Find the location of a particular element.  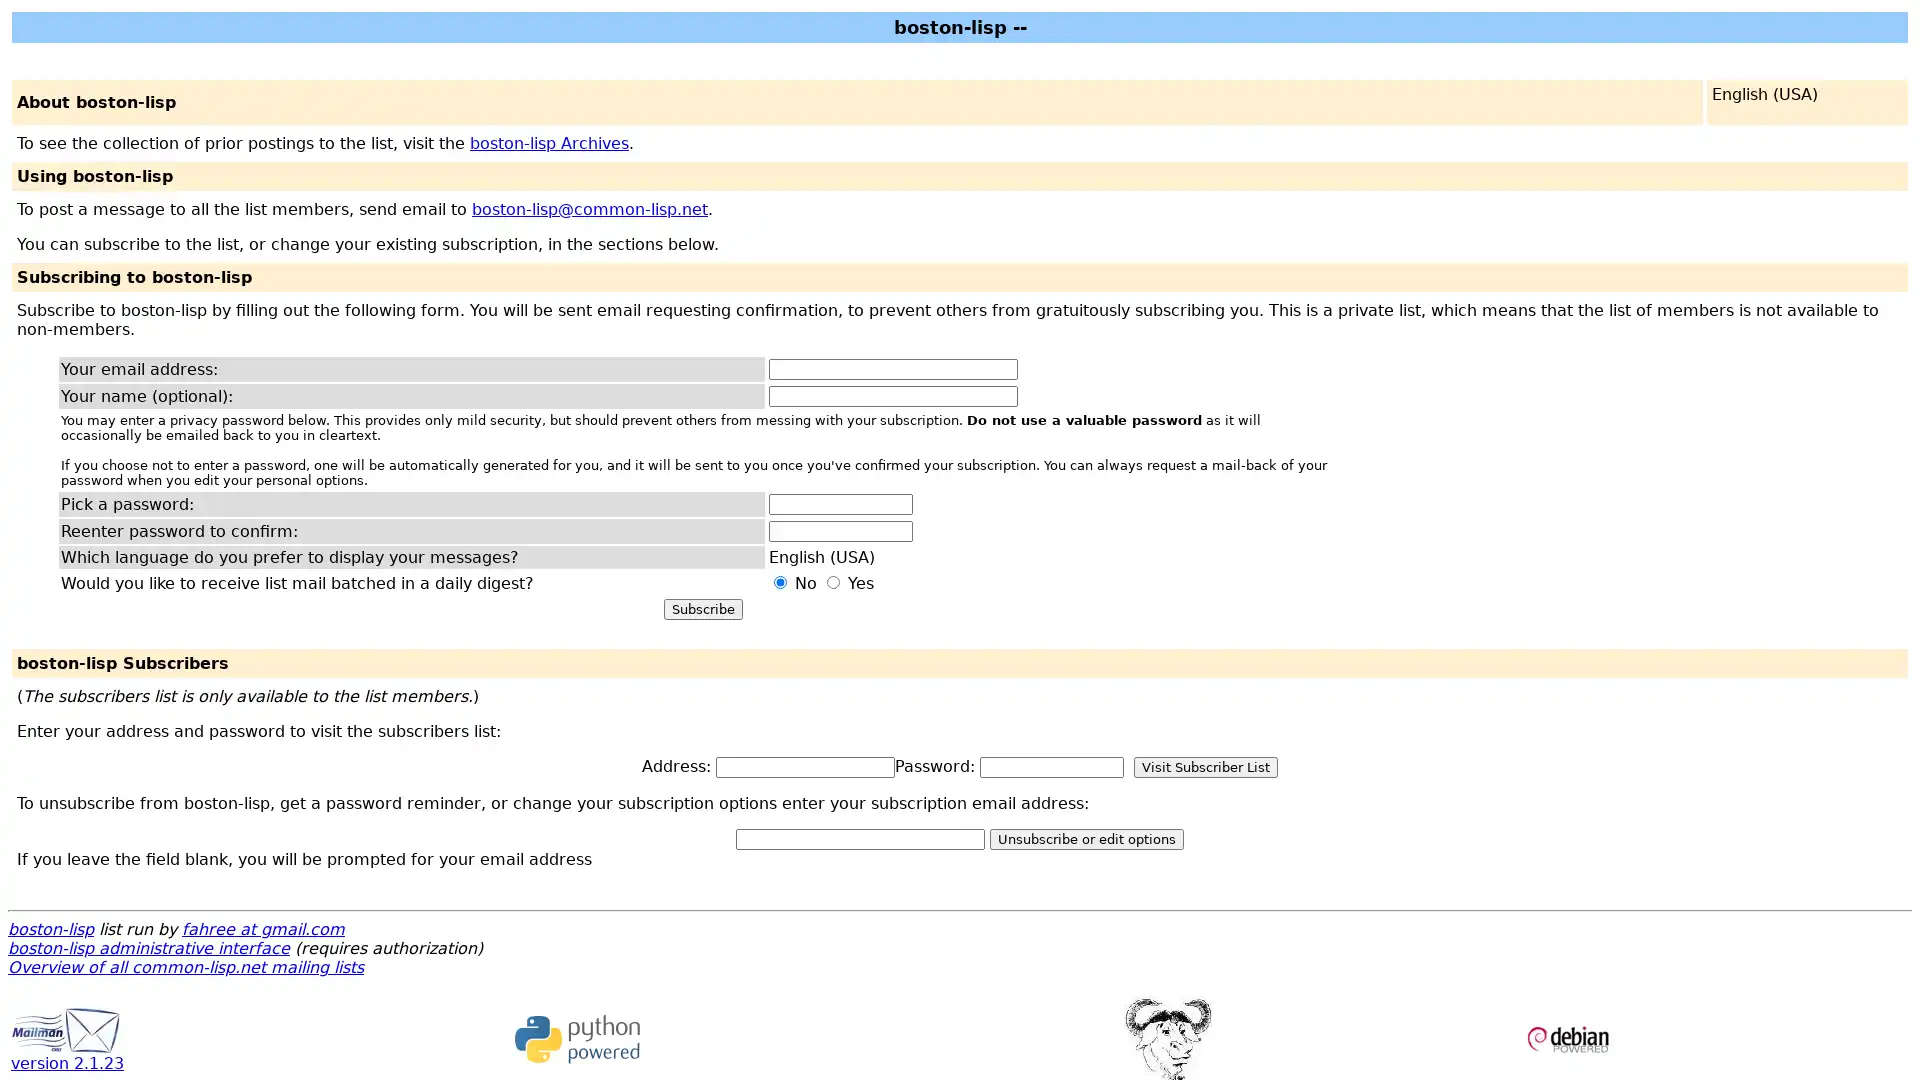

Unsubscribe or edit options is located at coordinates (1085, 839).